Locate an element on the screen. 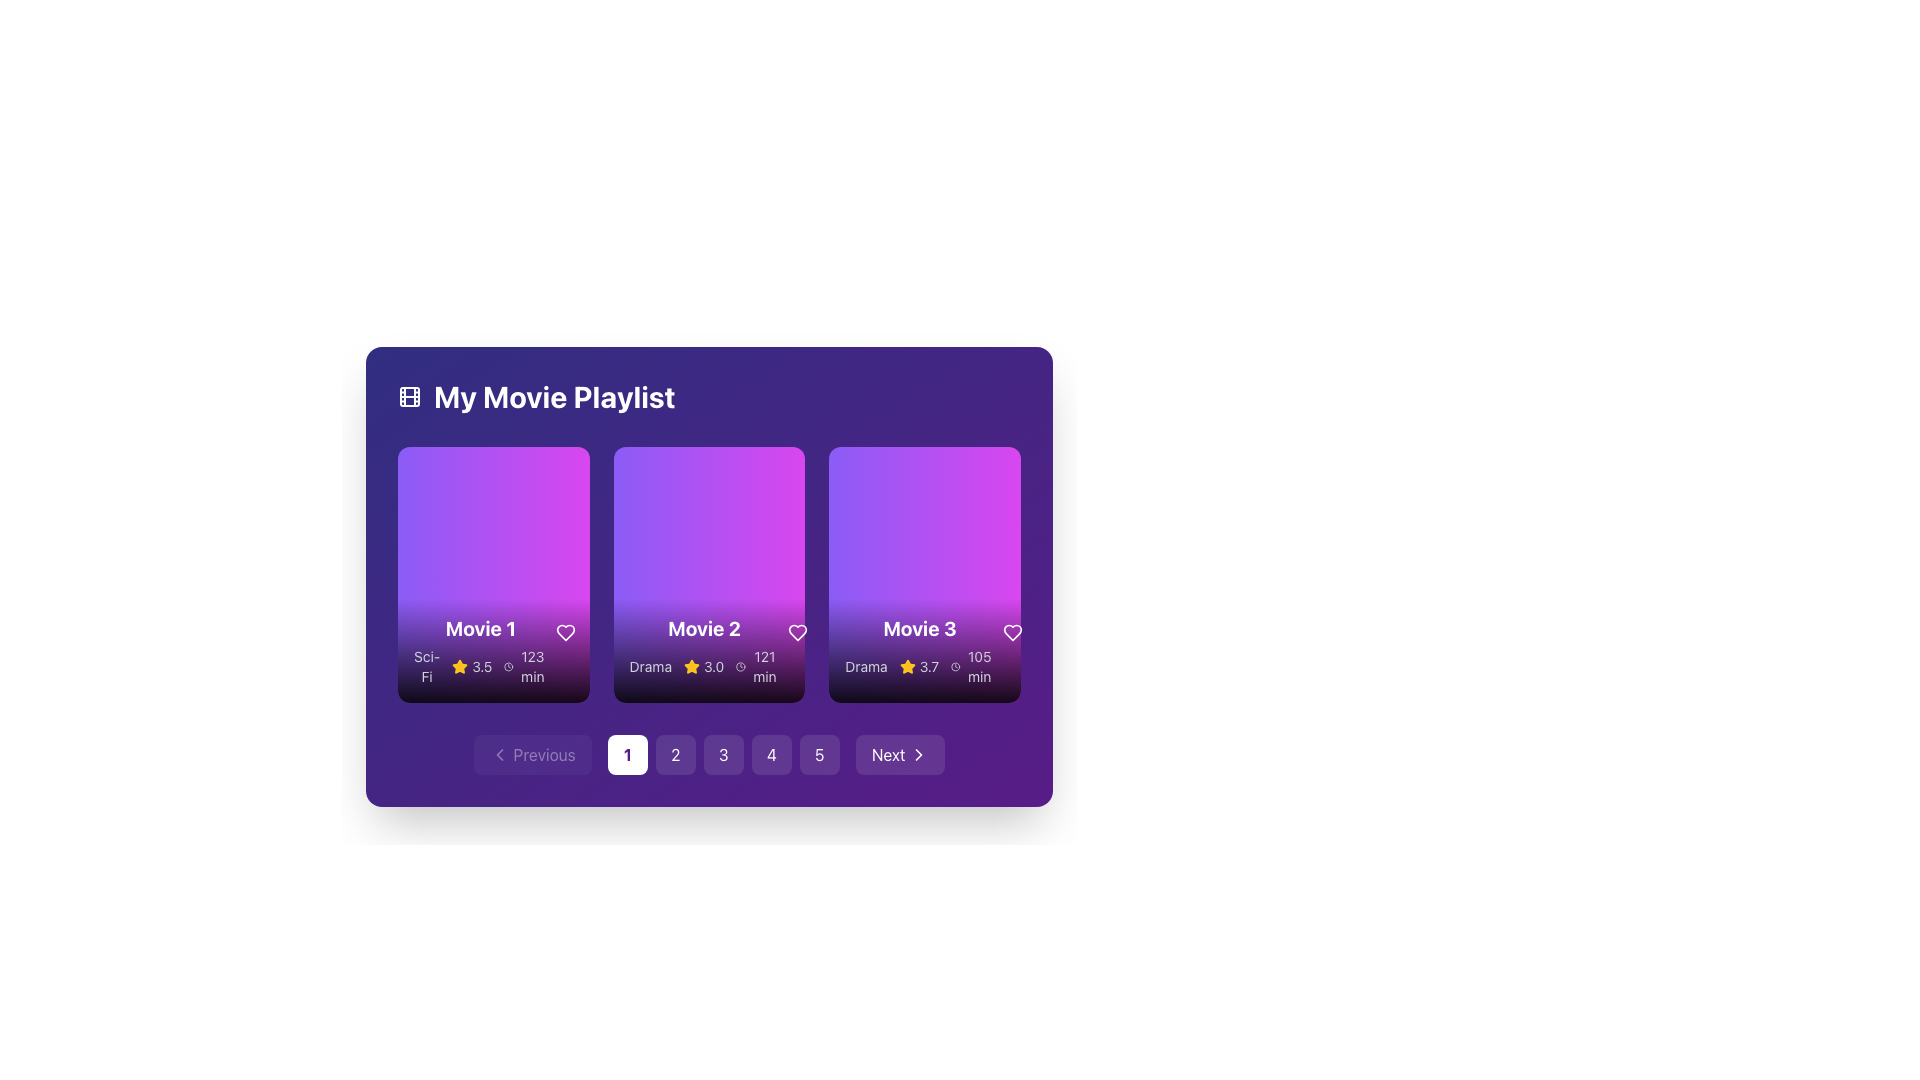  the text element specifying the duration of 'Movie 1', which is located to the right of the star rating '3.5' and the yellow star icon in the 'My Movie Playlist' interface is located at coordinates (526, 667).